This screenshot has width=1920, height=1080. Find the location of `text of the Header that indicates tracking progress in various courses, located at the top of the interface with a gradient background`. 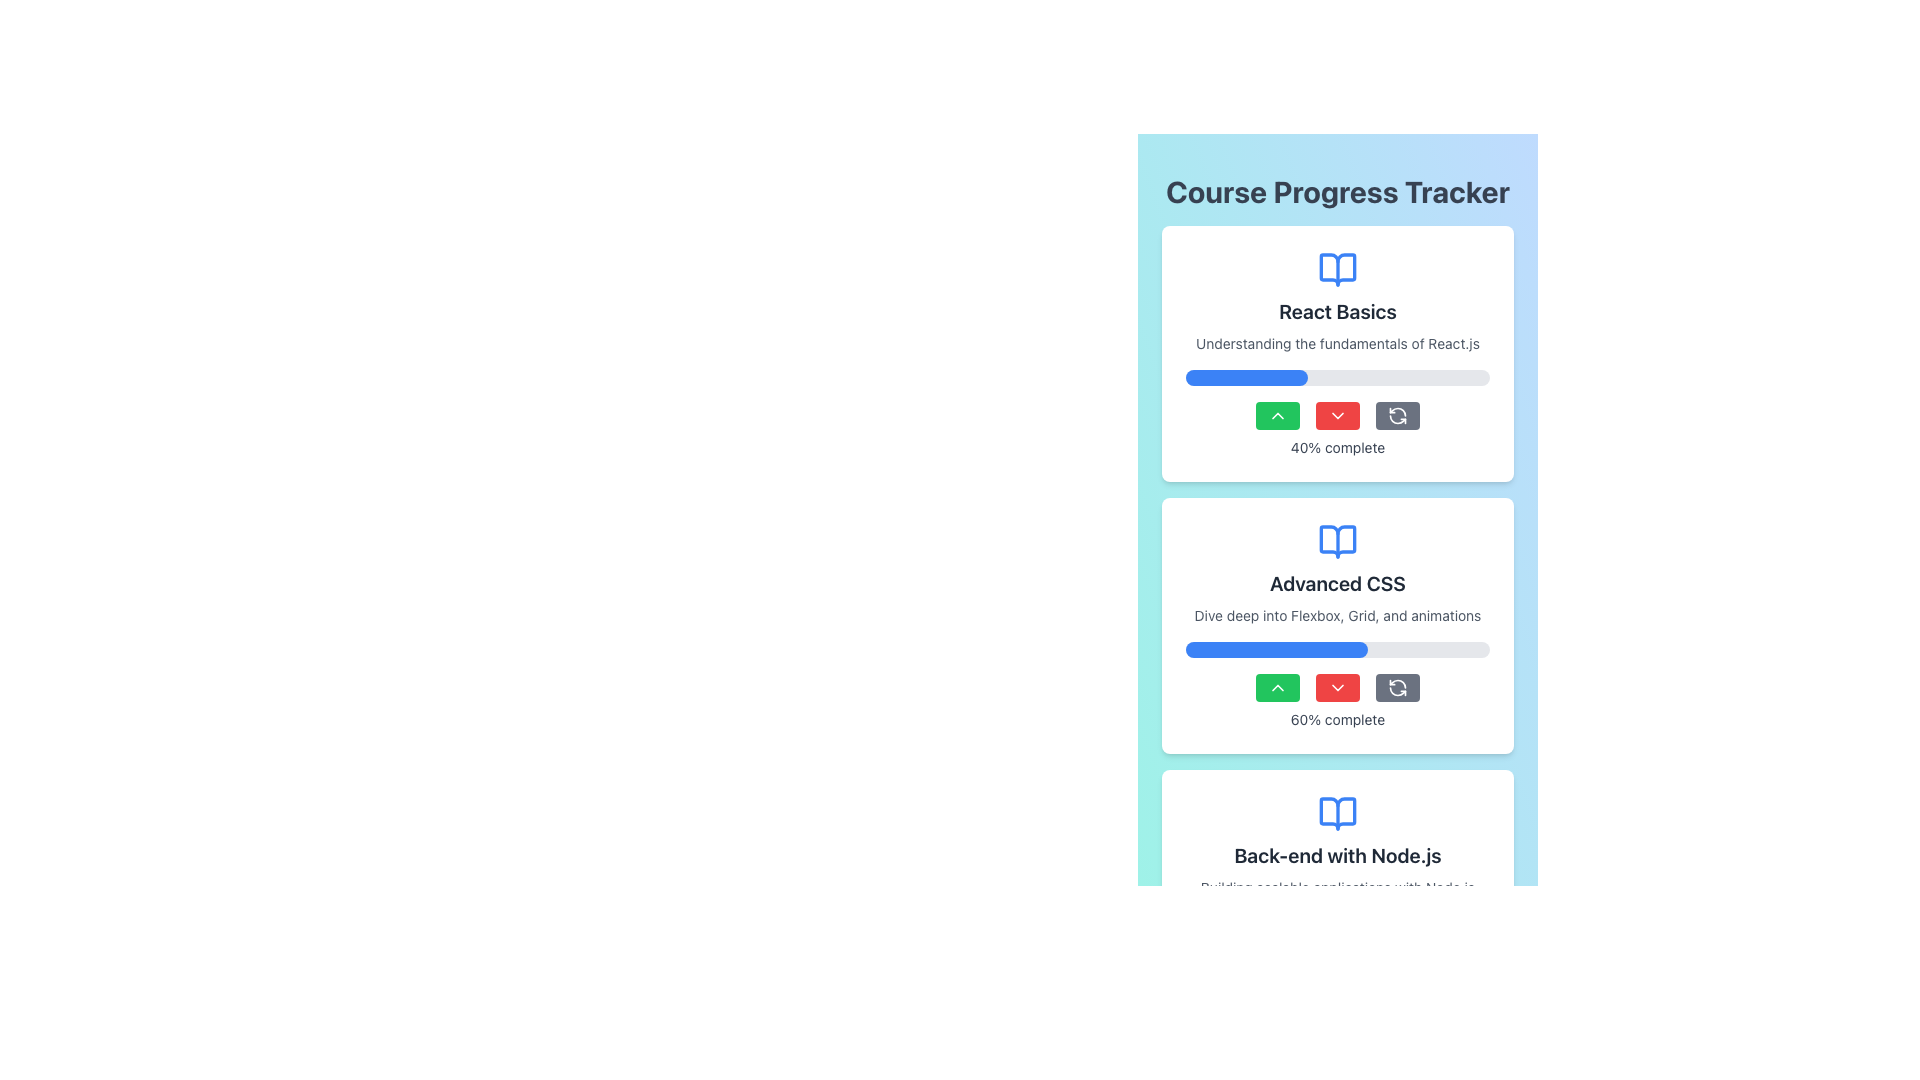

text of the Header that indicates tracking progress in various courses, located at the top of the interface with a gradient background is located at coordinates (1338, 192).